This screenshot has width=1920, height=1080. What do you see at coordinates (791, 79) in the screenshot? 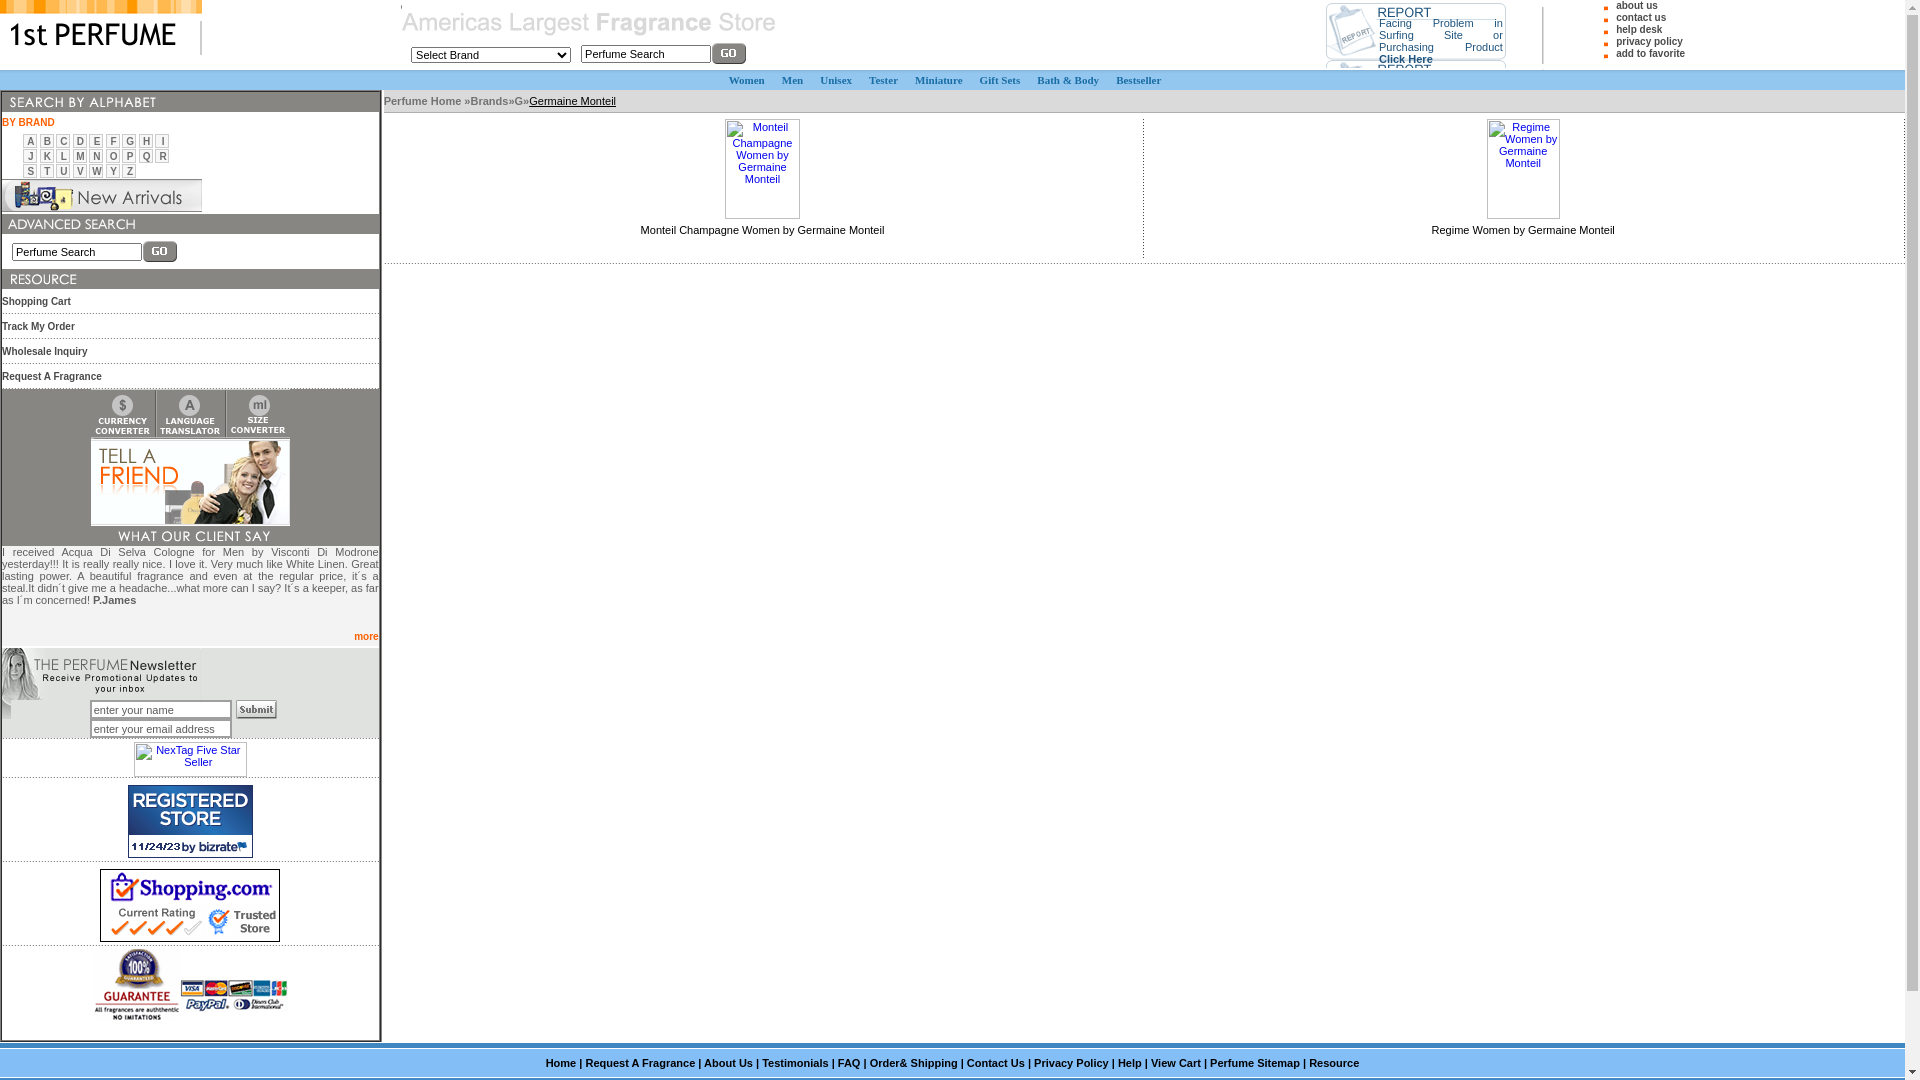
I see `'Men'` at bounding box center [791, 79].